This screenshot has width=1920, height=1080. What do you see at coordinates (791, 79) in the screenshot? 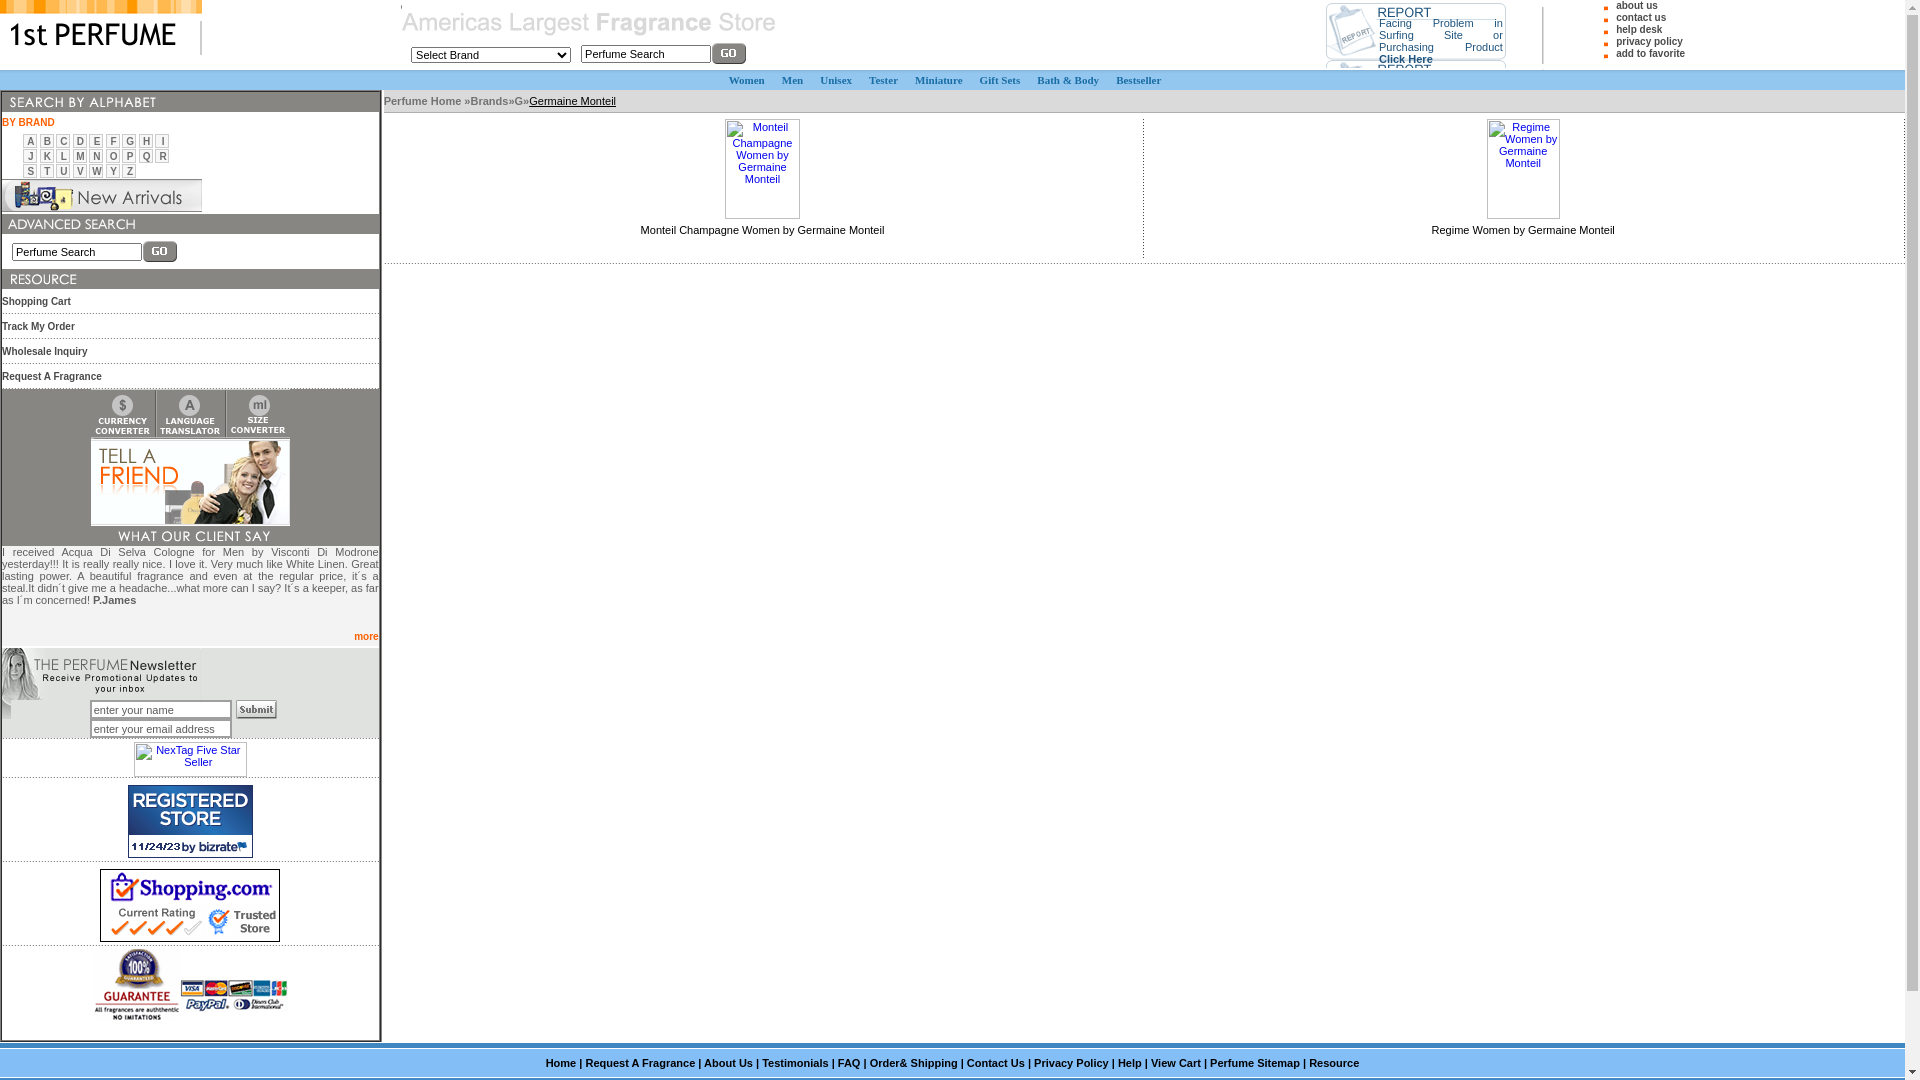
I see `'Men'` at bounding box center [791, 79].